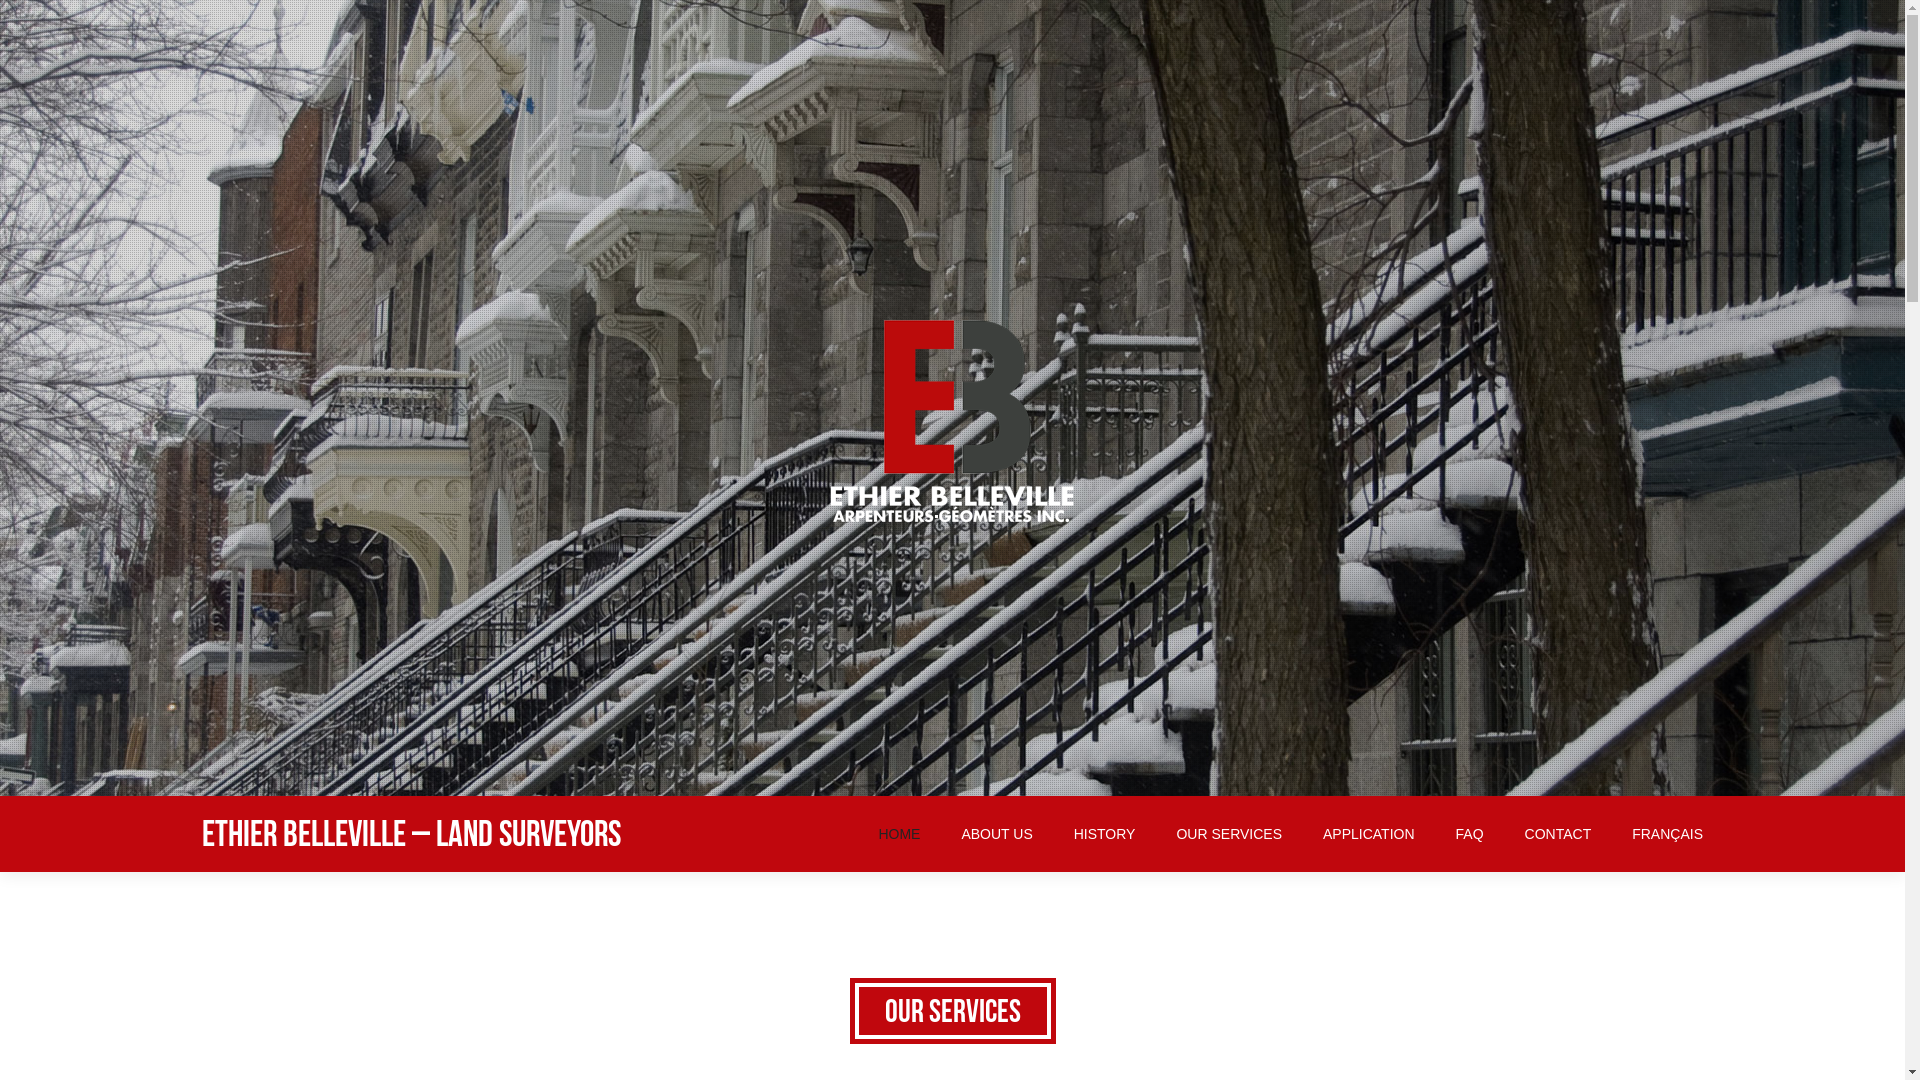 This screenshot has height=1080, width=1920. What do you see at coordinates (1469, 833) in the screenshot?
I see `'FAQ'` at bounding box center [1469, 833].